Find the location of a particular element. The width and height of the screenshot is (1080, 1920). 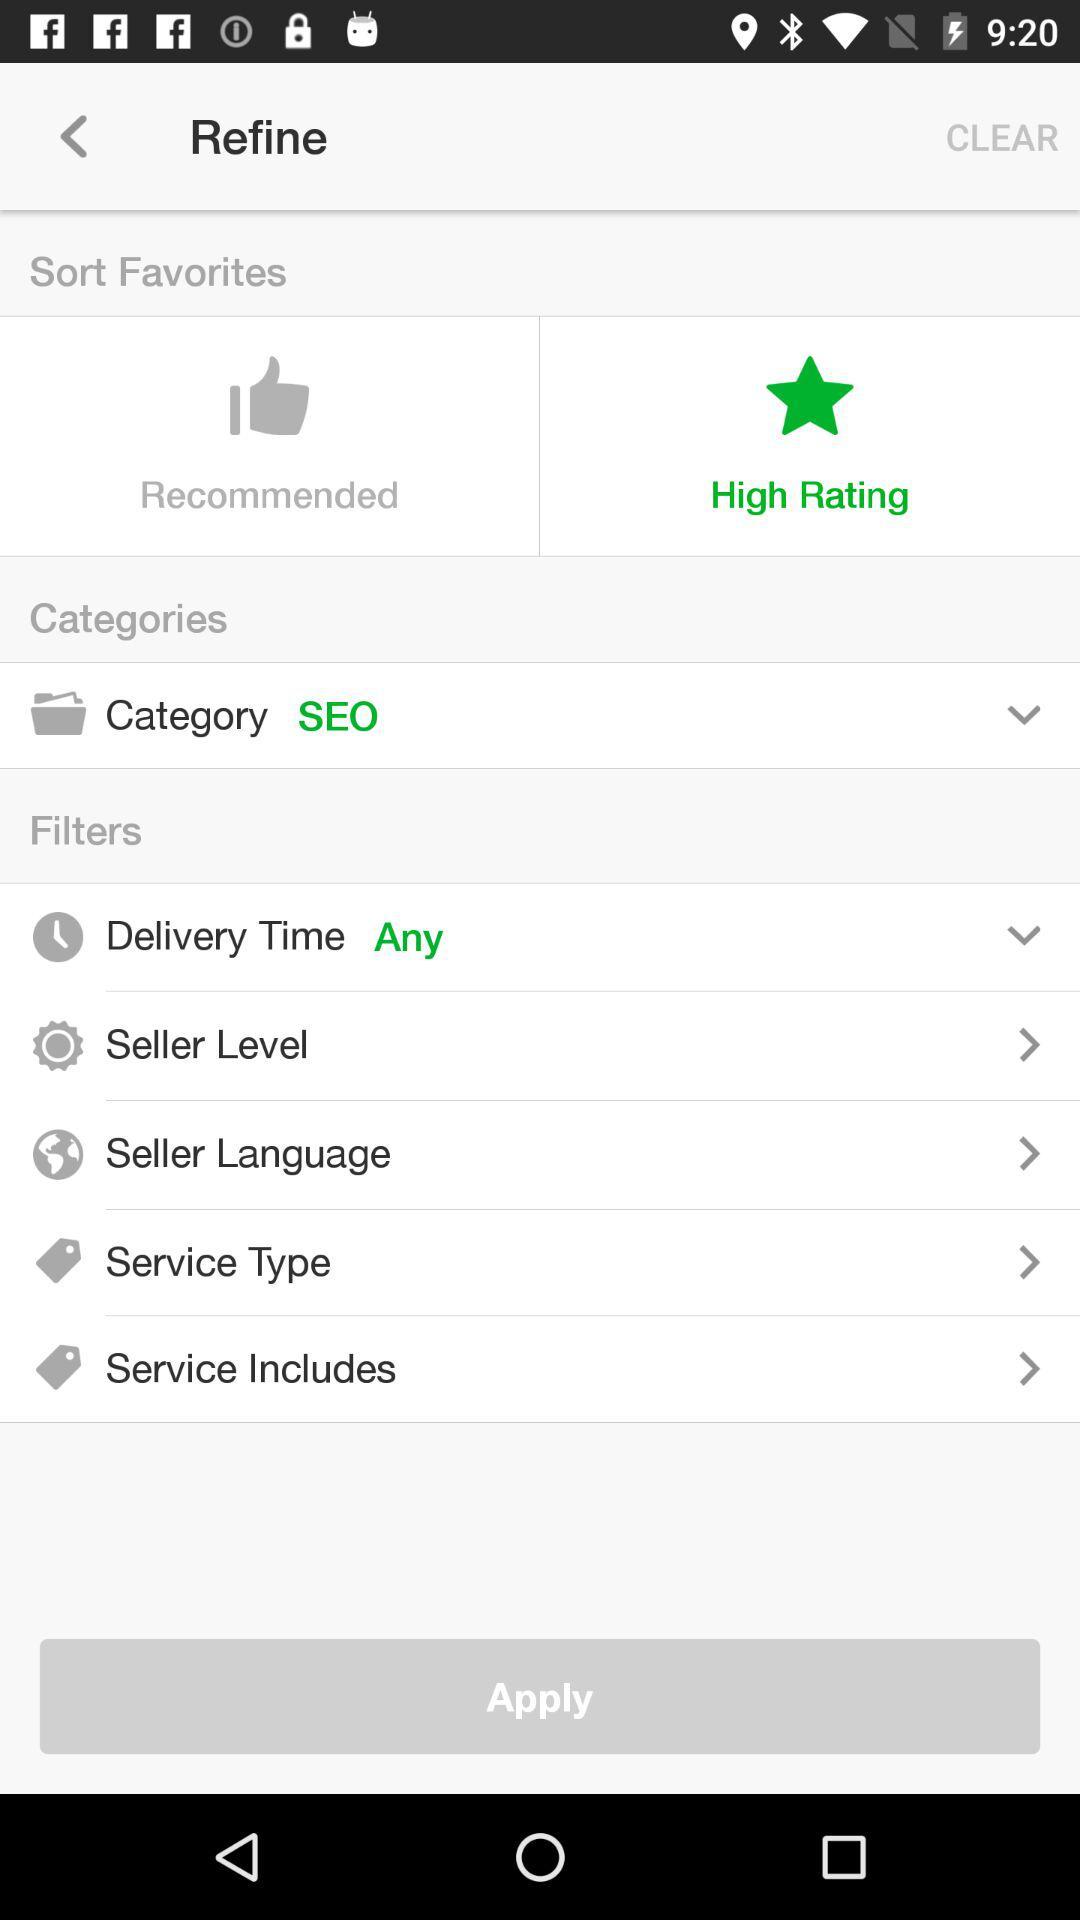

seller level is located at coordinates (708, 1043).